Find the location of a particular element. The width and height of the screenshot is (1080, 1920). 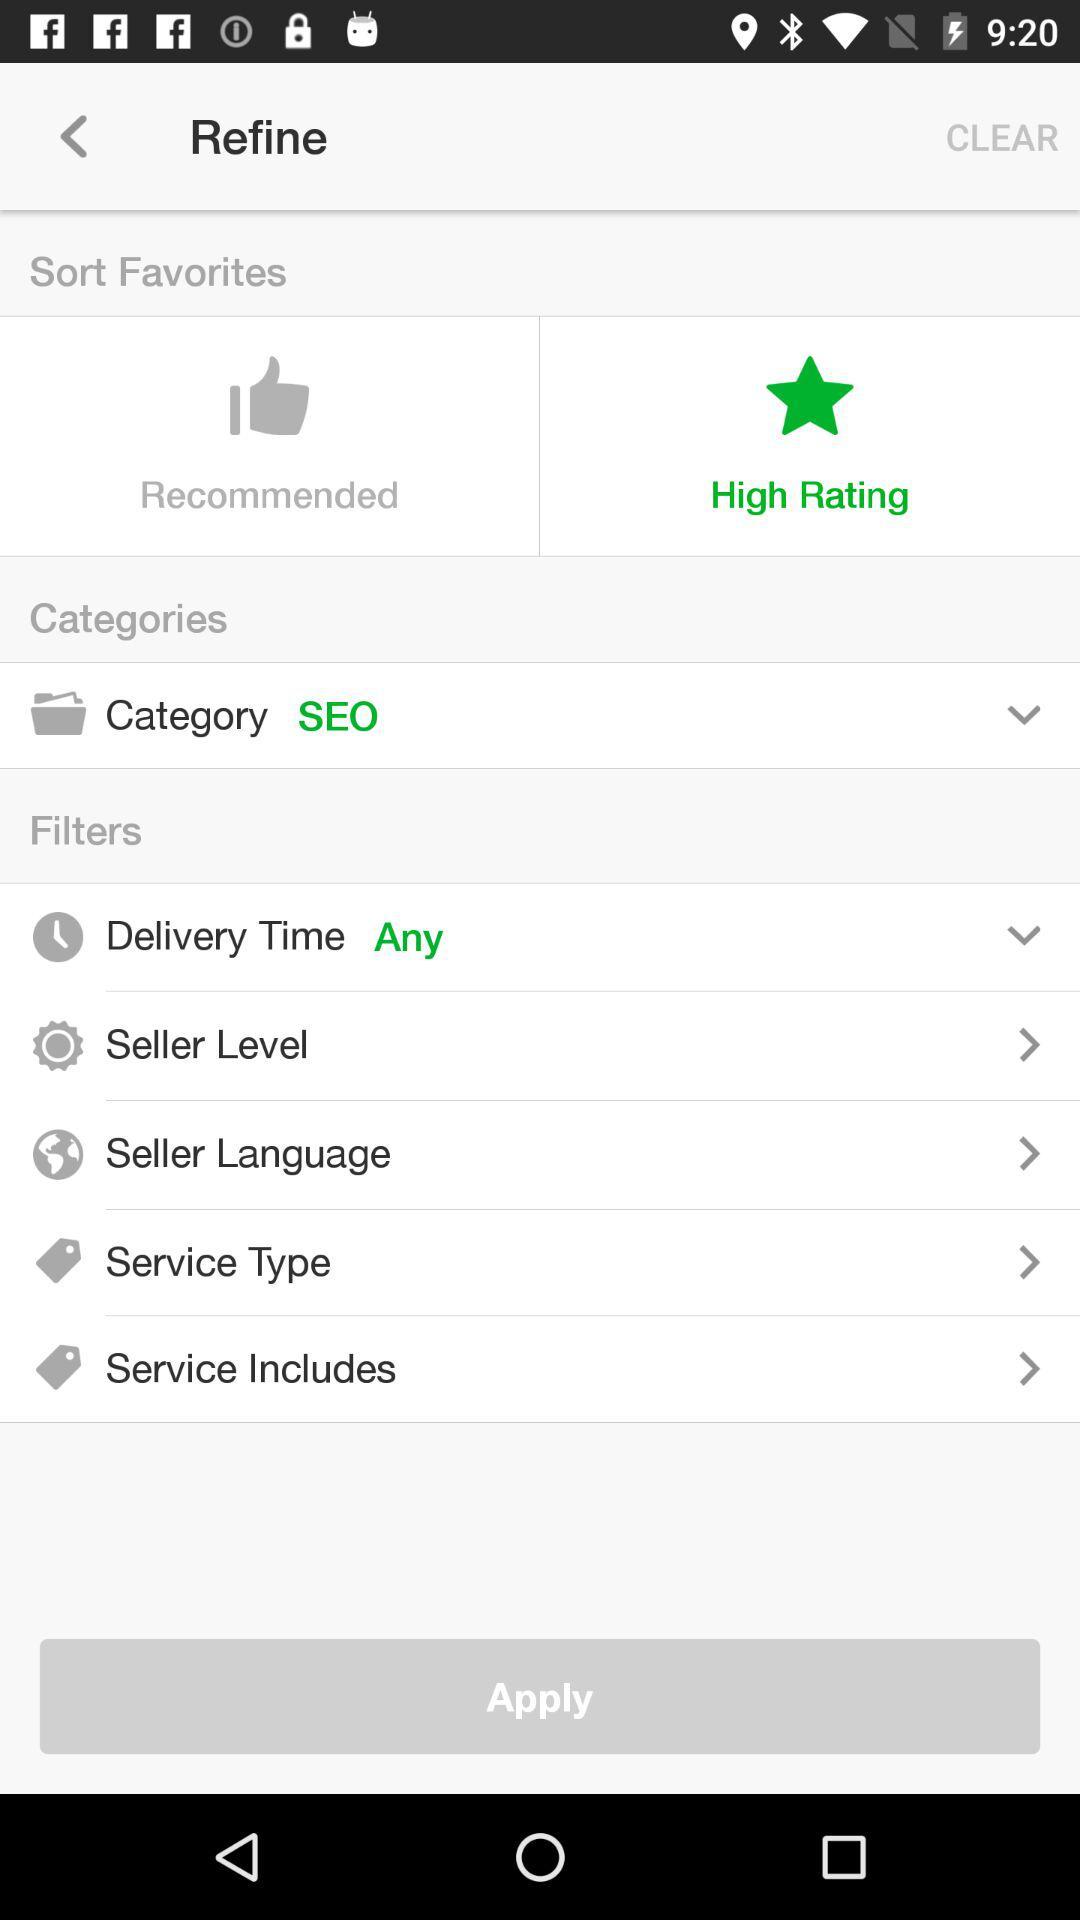

seller level is located at coordinates (708, 1043).